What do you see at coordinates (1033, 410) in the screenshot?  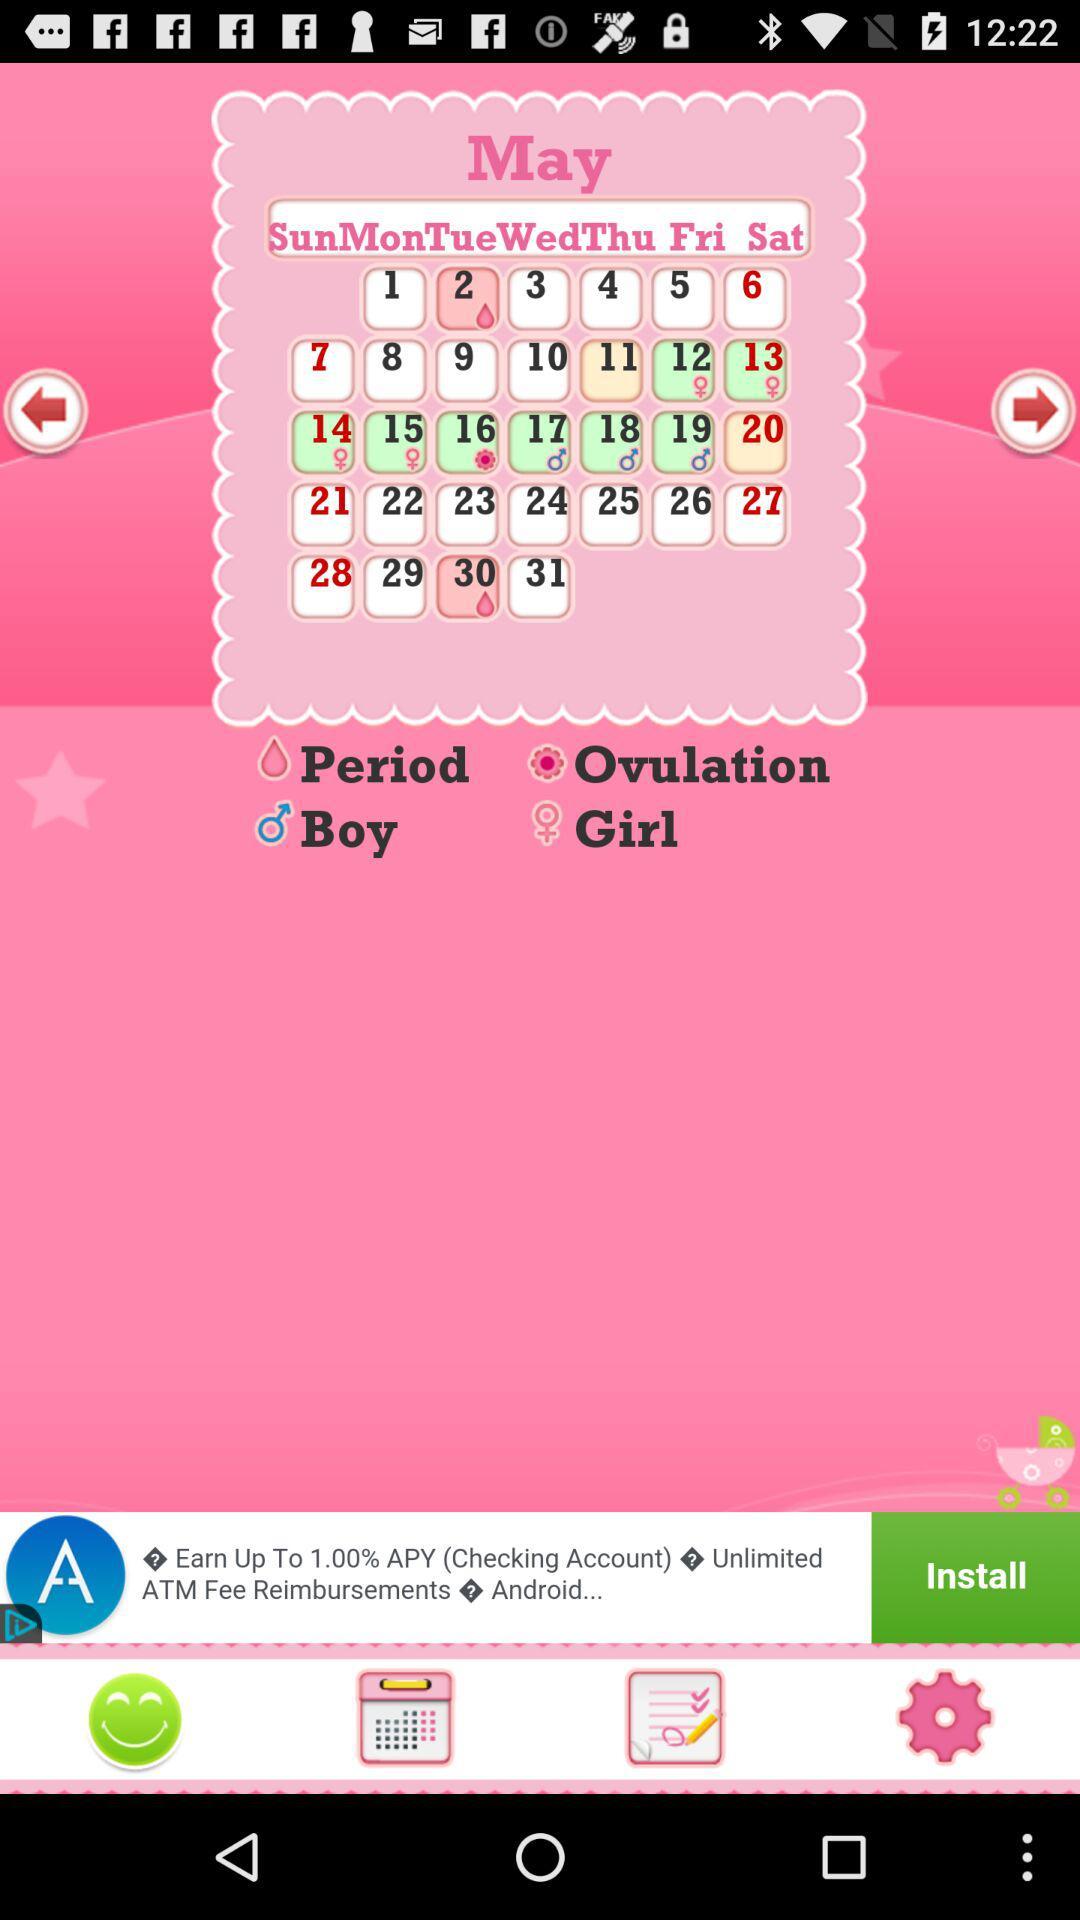 I see `next screen` at bounding box center [1033, 410].